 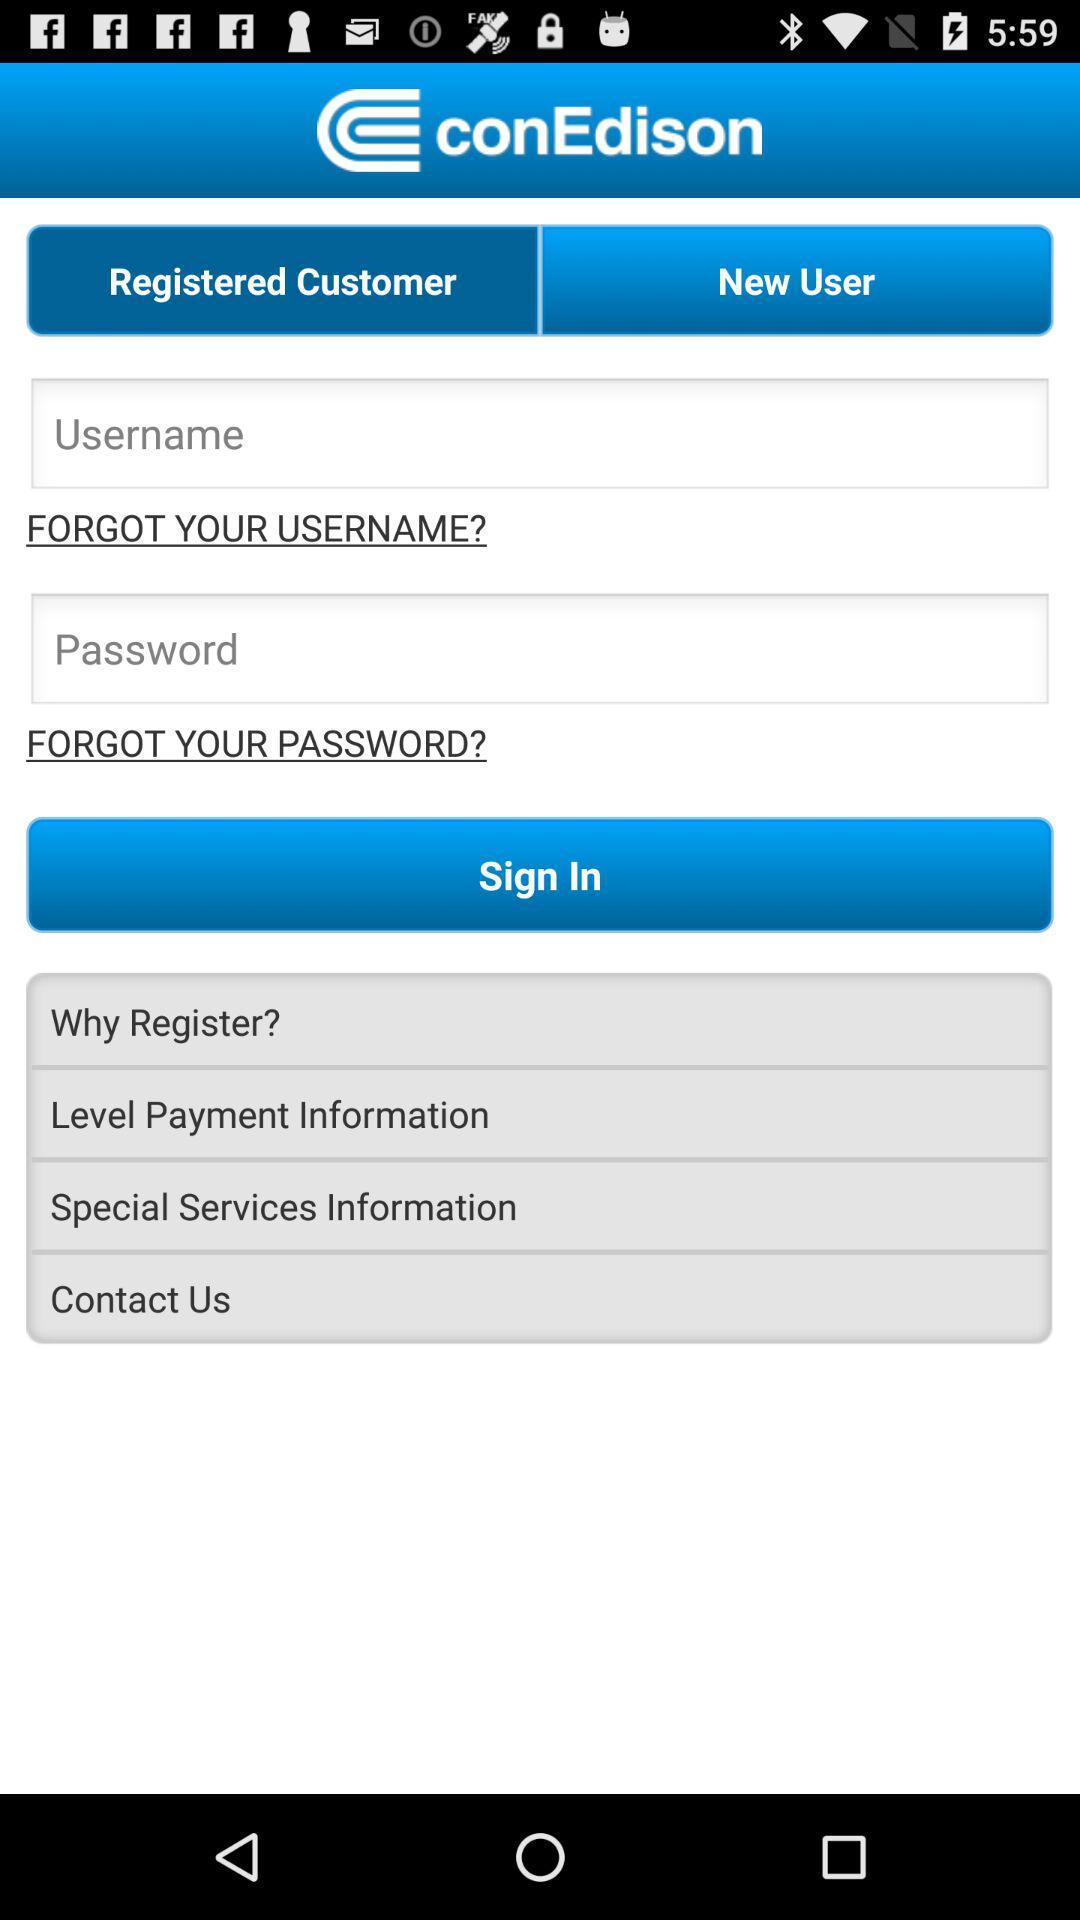 I want to click on radio button to the left of the new user radio button, so click(x=283, y=279).